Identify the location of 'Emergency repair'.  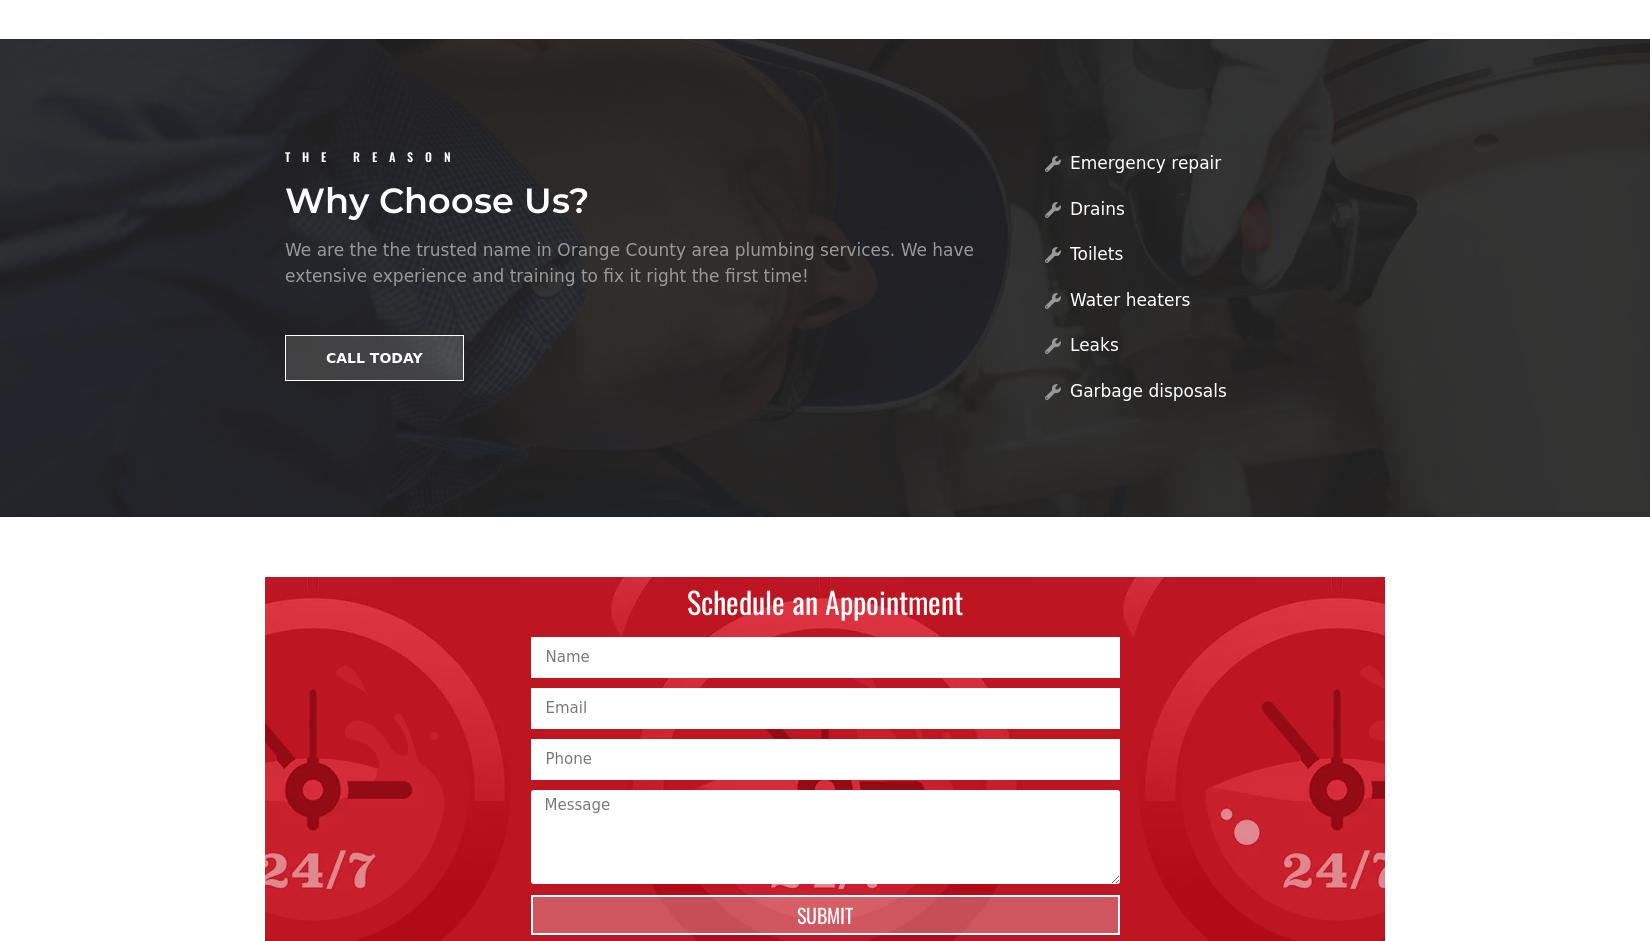
(1144, 161).